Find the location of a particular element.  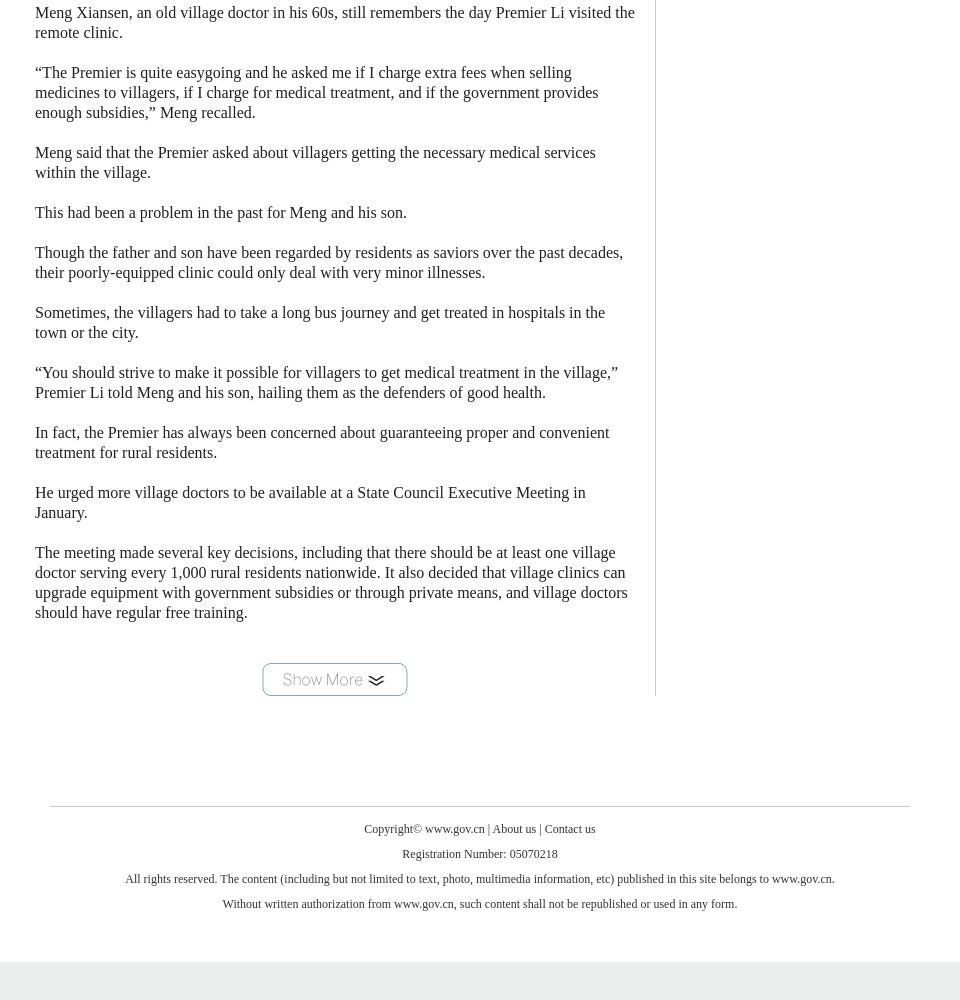

'Registration Number: 05070218' is located at coordinates (401, 853).